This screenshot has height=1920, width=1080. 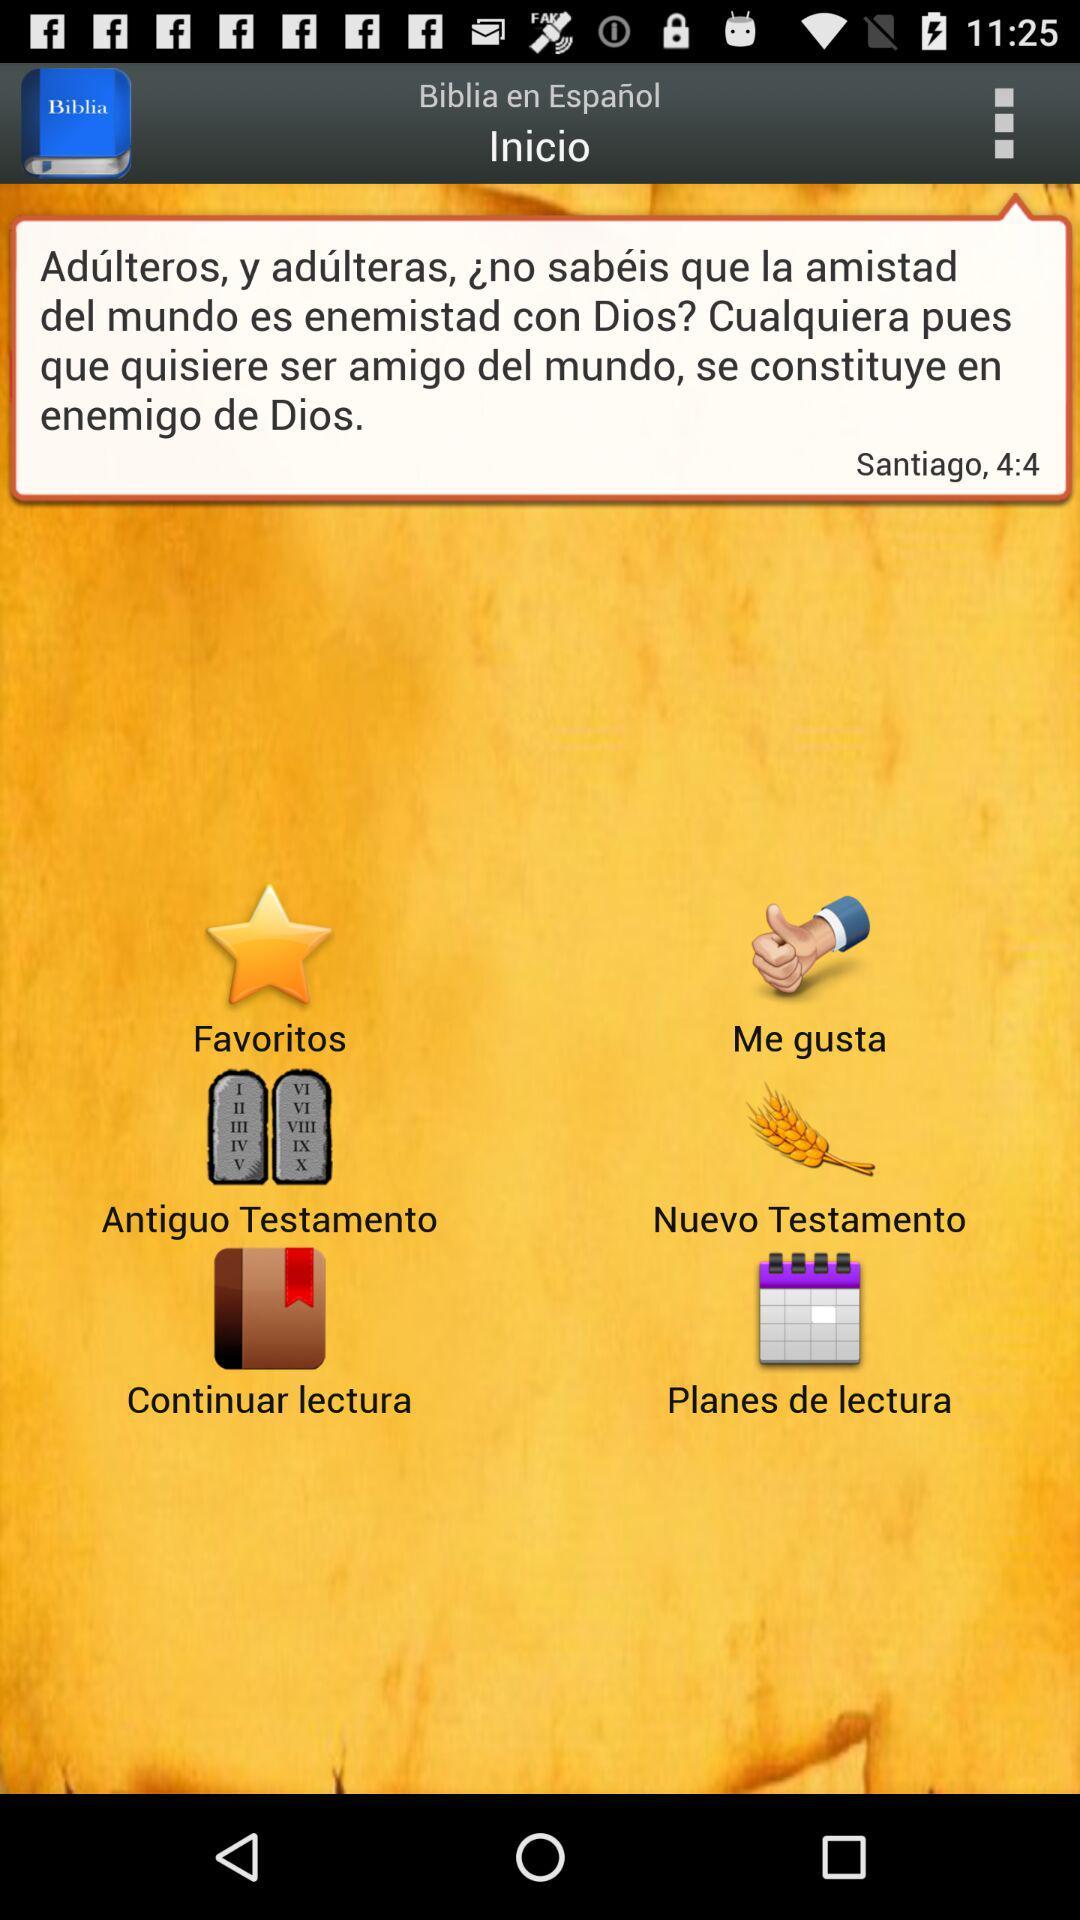 What do you see at coordinates (268, 1013) in the screenshot?
I see `the star icon` at bounding box center [268, 1013].